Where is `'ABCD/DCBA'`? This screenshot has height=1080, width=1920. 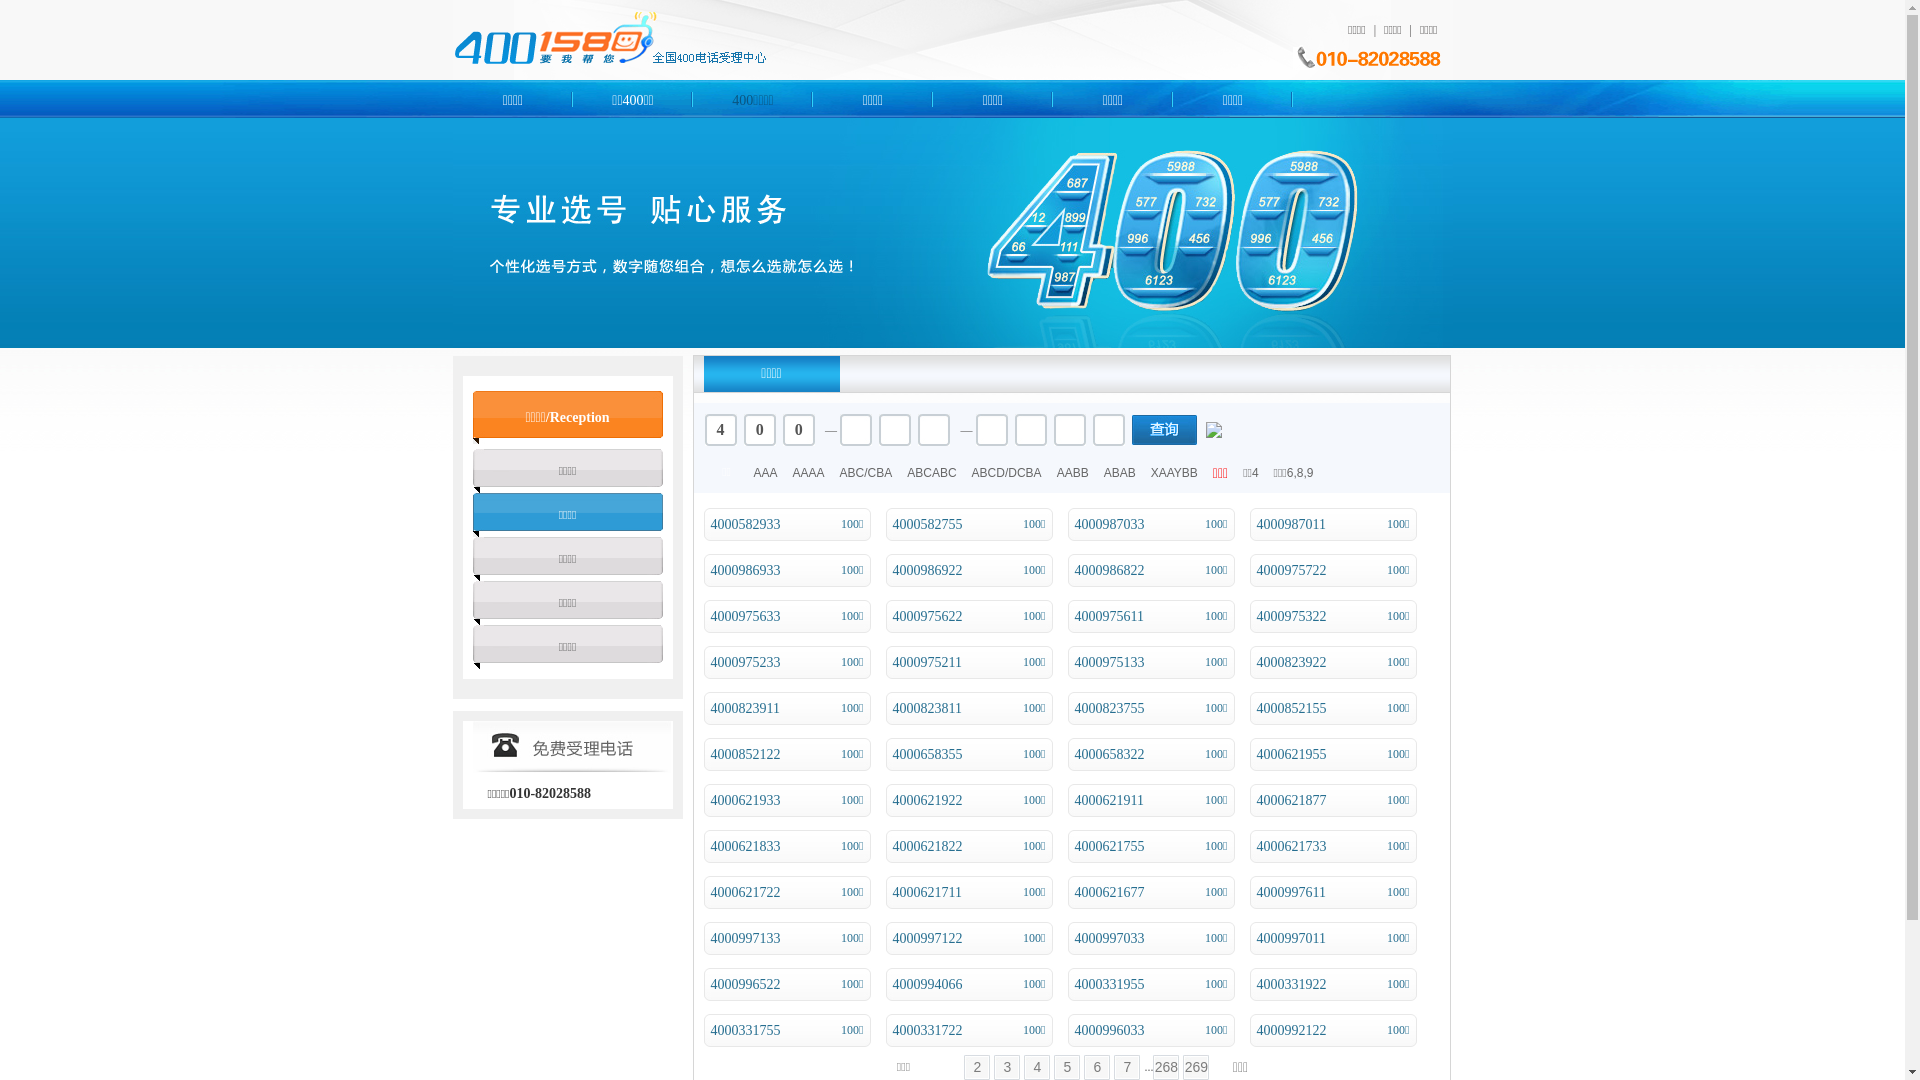
'ABCD/DCBA' is located at coordinates (966, 473).